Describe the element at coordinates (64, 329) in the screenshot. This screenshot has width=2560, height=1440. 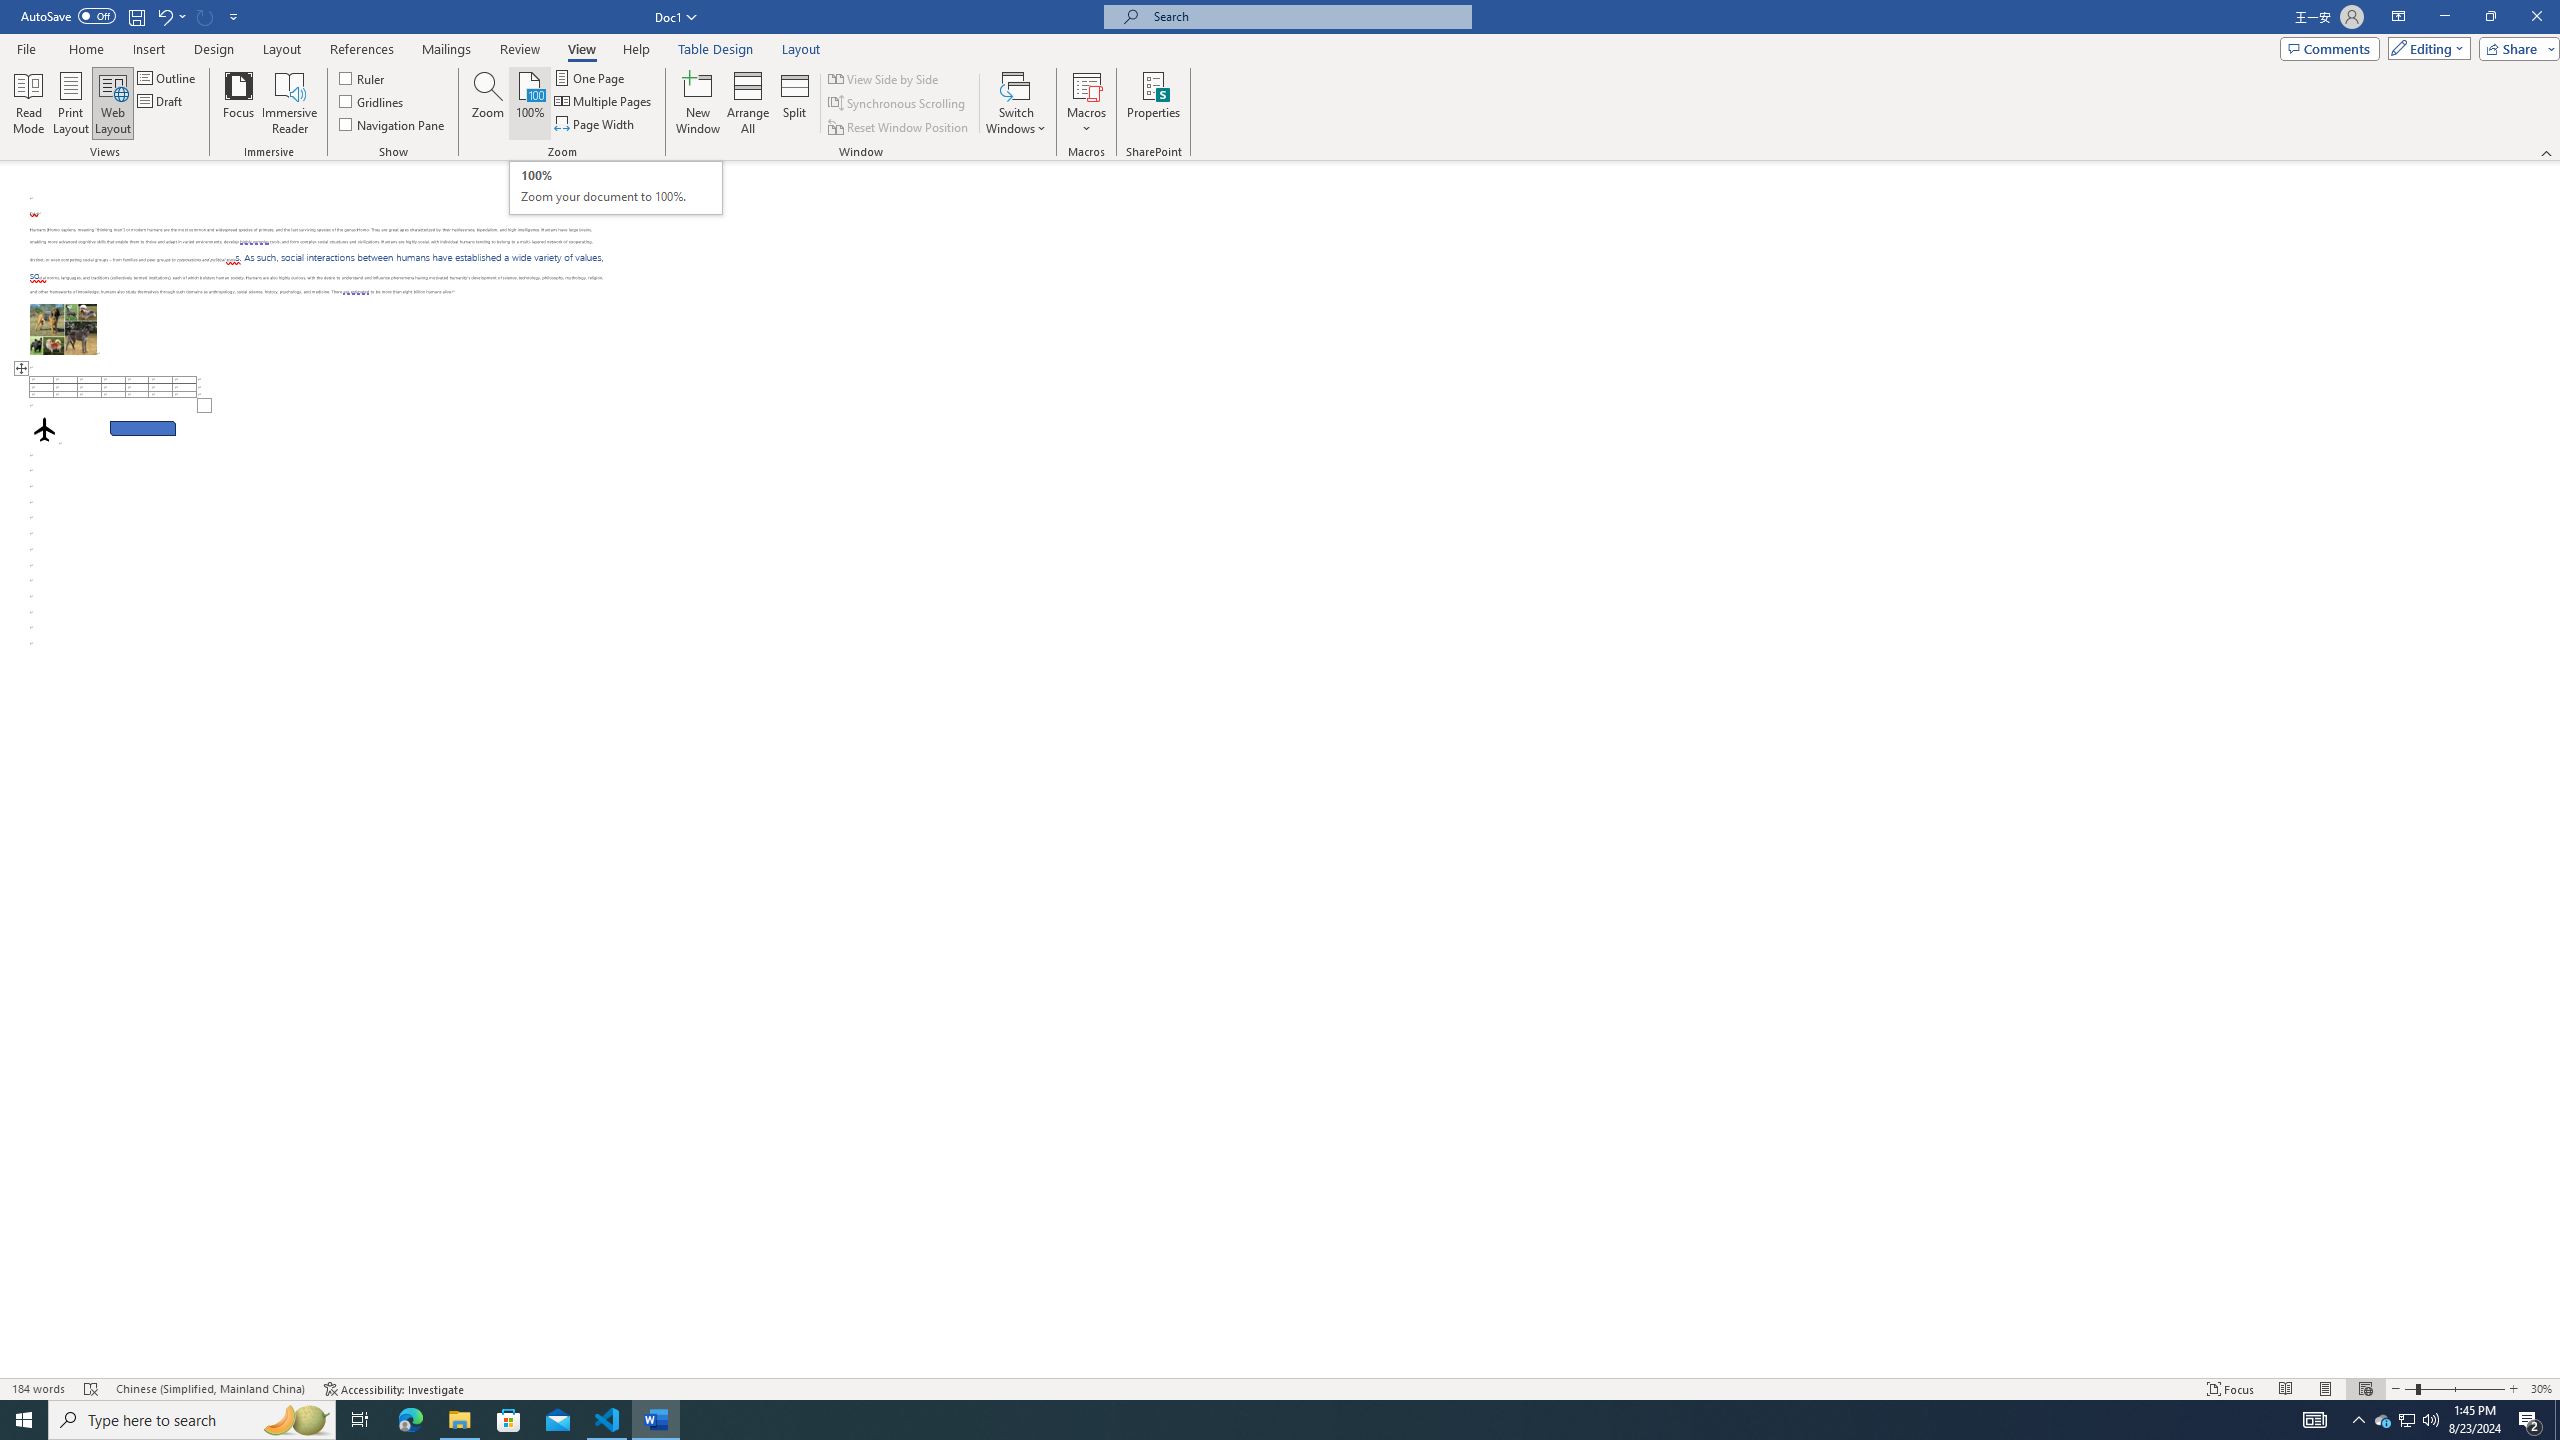
I see `'Morphological variation in six dogs'` at that location.